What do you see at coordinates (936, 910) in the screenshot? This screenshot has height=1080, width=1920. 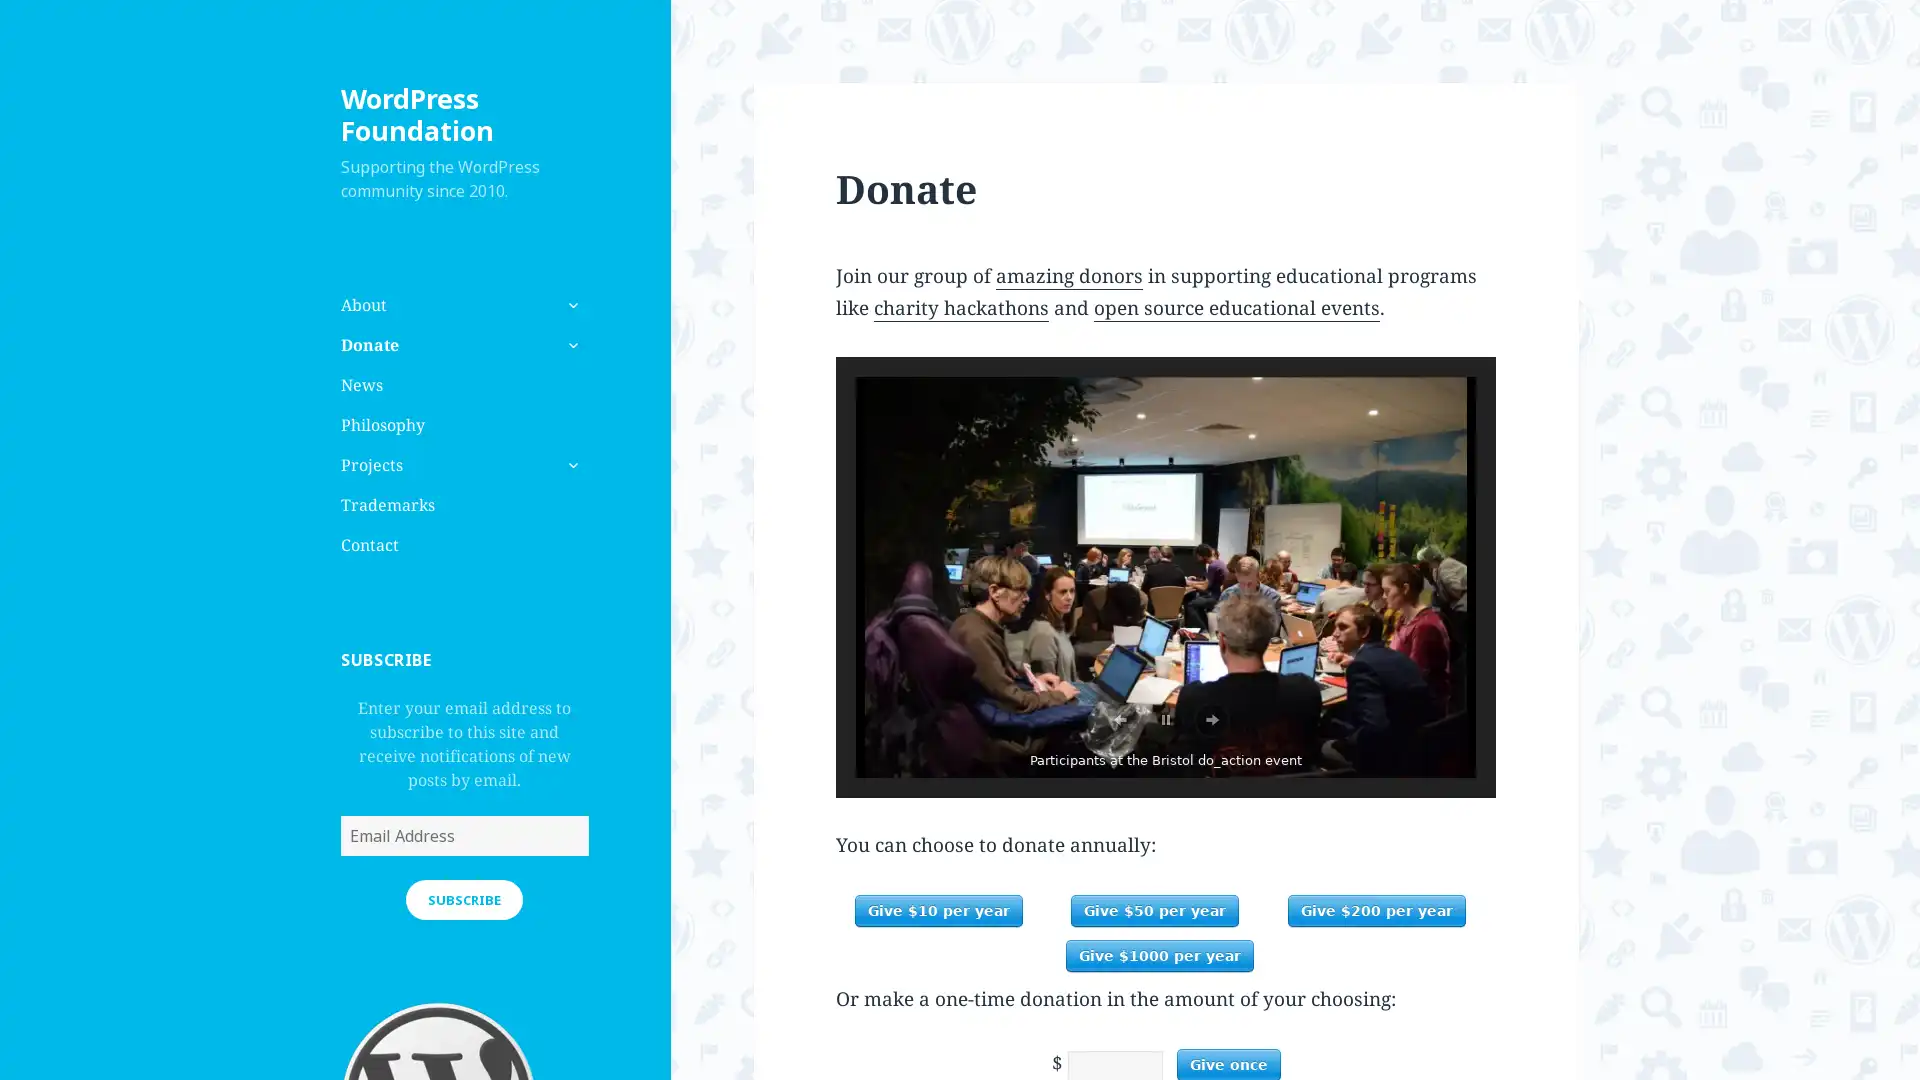 I see `Give $10 per year` at bounding box center [936, 910].